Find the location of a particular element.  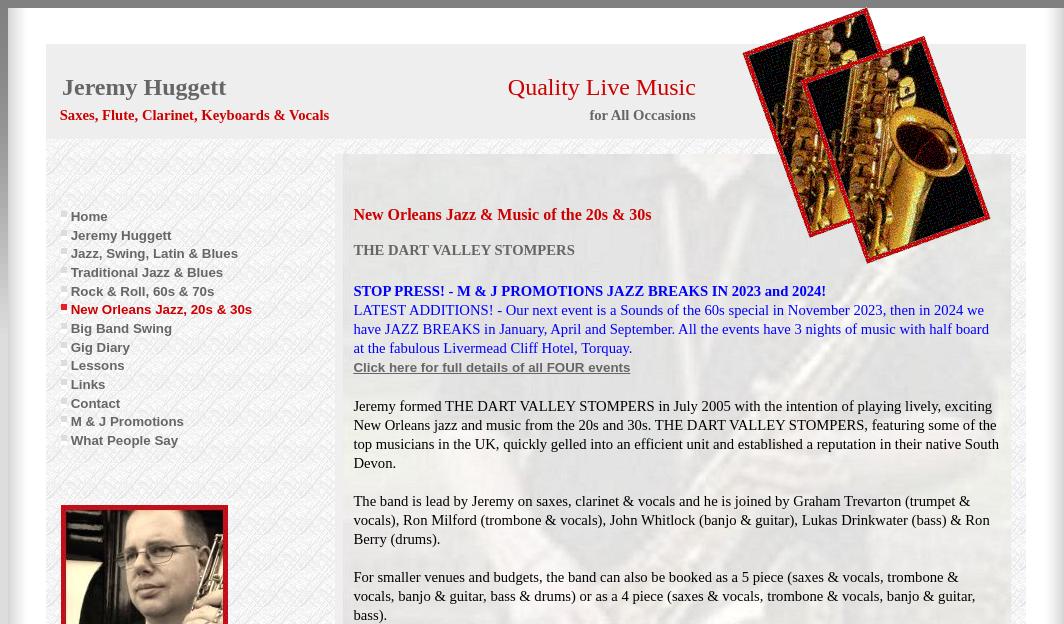

'Jazz, Swing, Latin & Blues' is located at coordinates (152, 252).